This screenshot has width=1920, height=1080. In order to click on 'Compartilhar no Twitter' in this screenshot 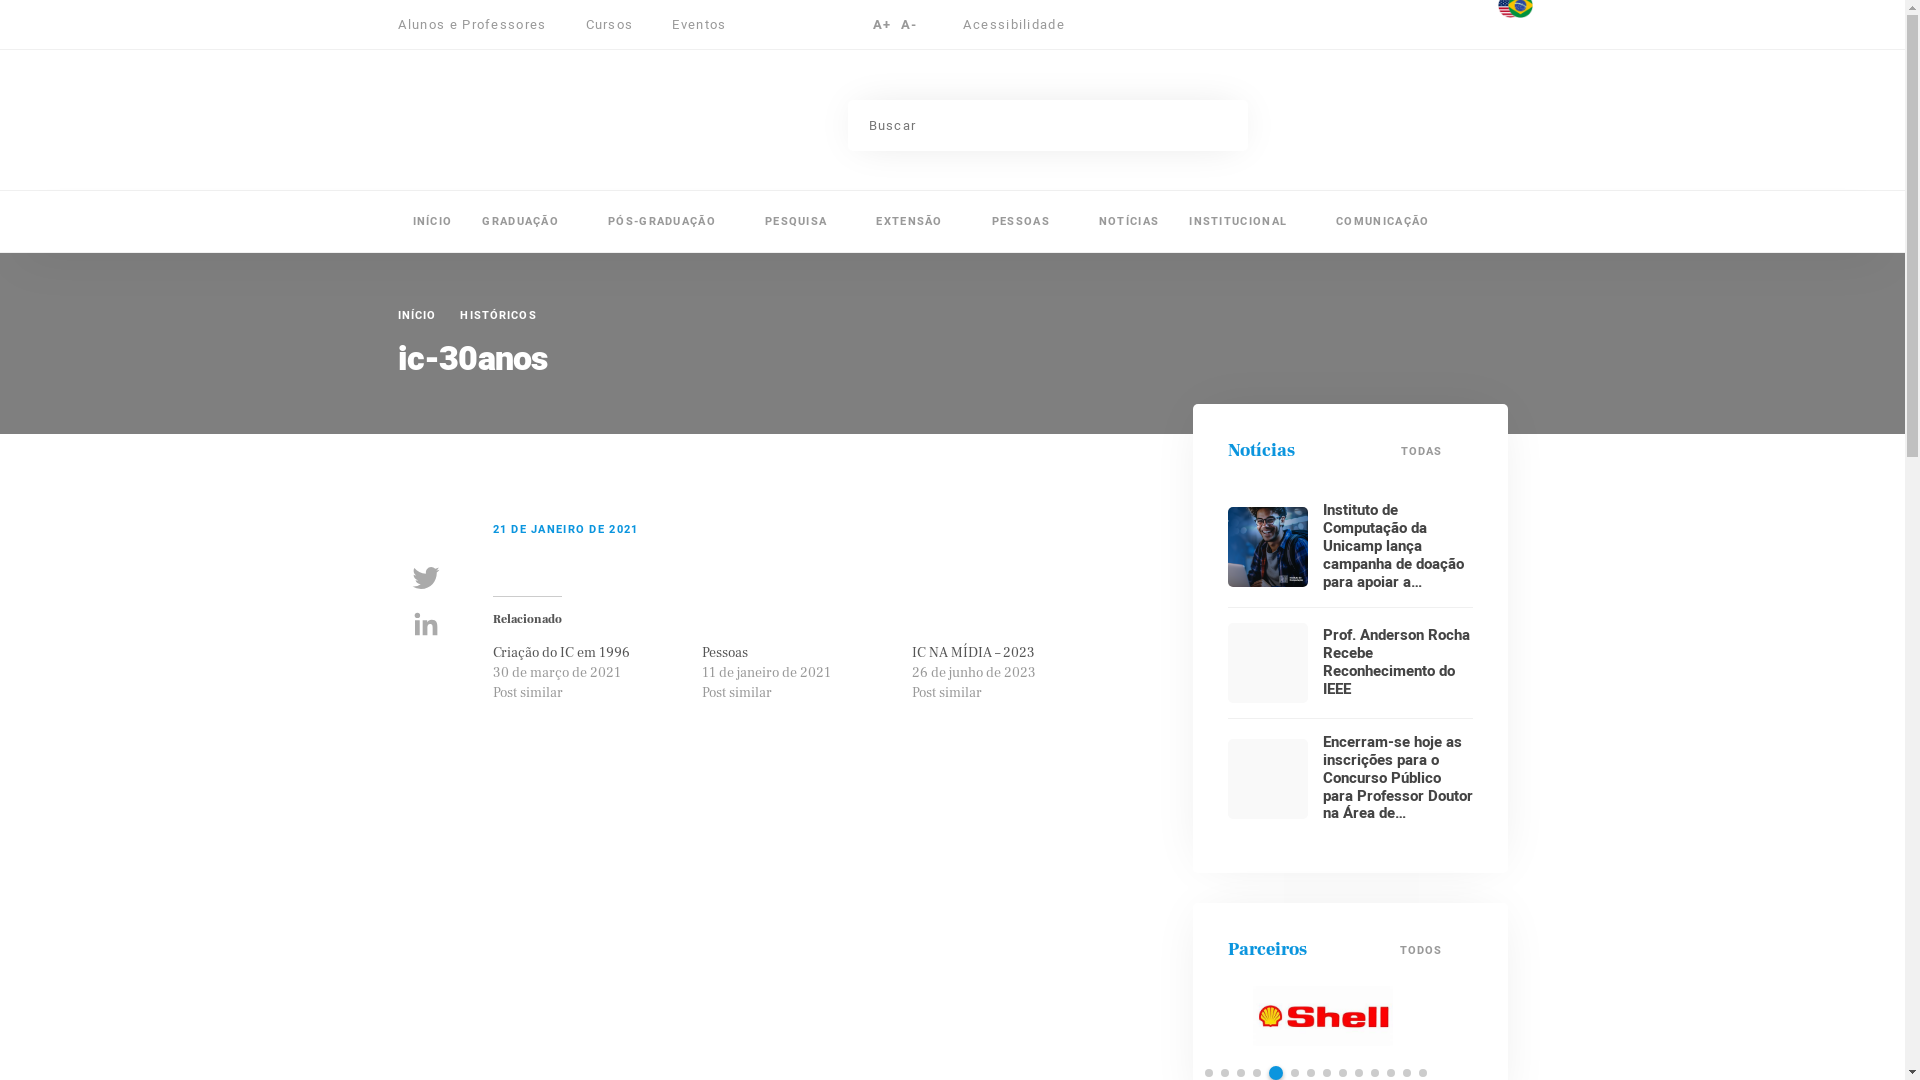, I will do `click(425, 578)`.